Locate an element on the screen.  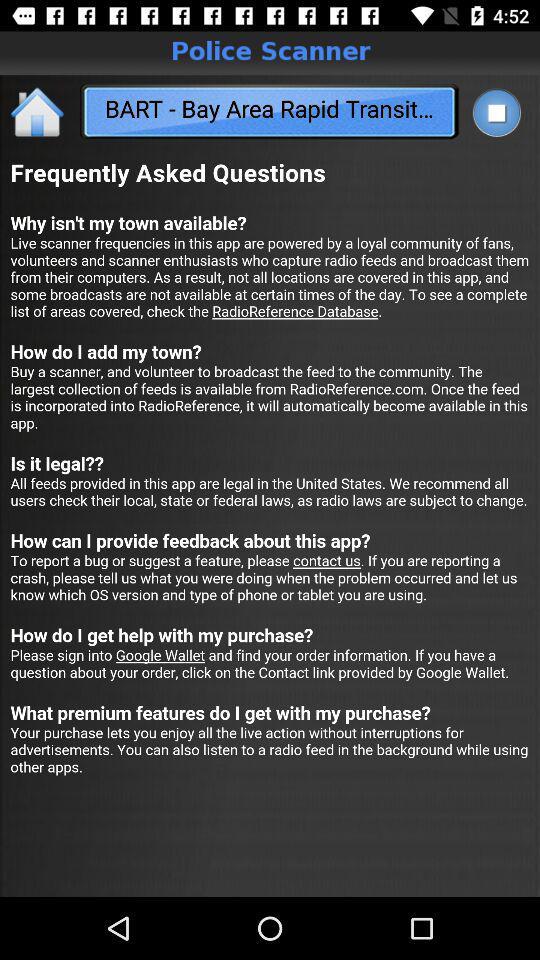
principal menu is located at coordinates (38, 111).